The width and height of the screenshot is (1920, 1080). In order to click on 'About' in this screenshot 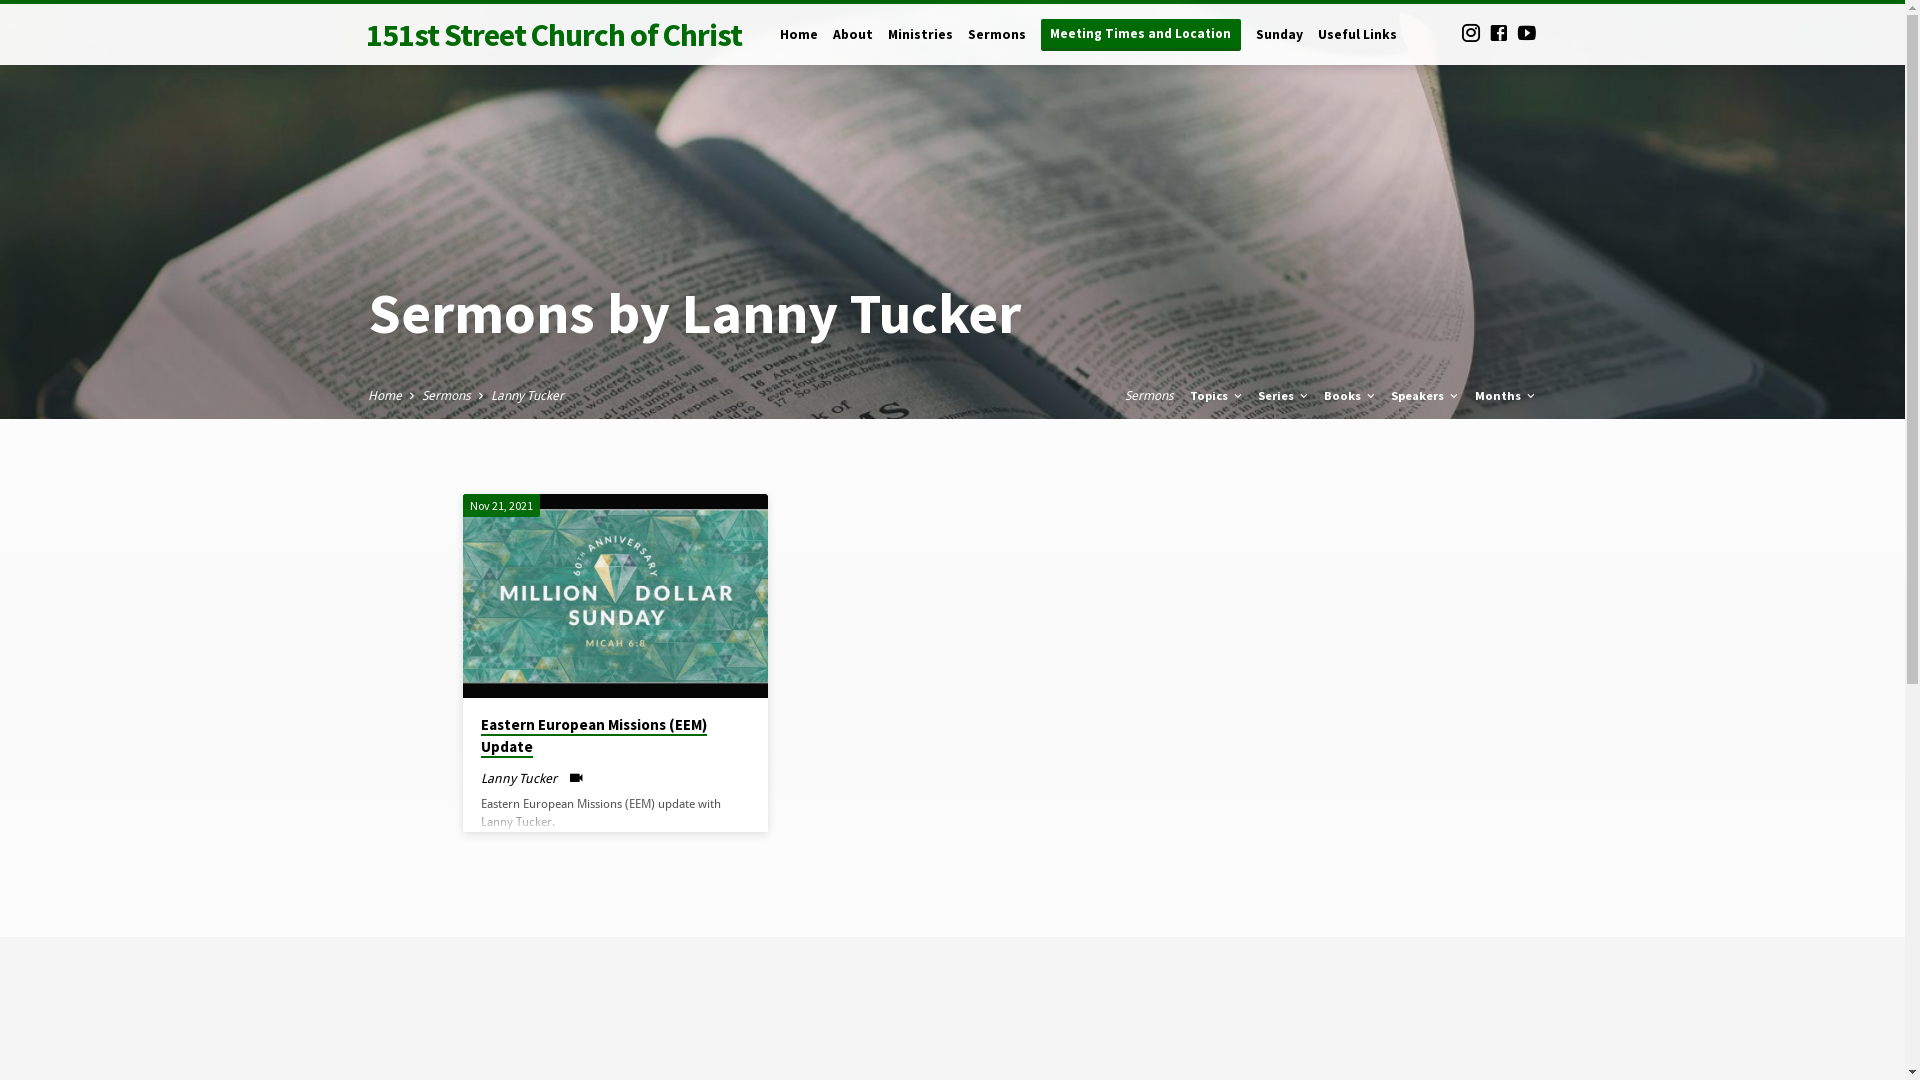, I will do `click(851, 46)`.